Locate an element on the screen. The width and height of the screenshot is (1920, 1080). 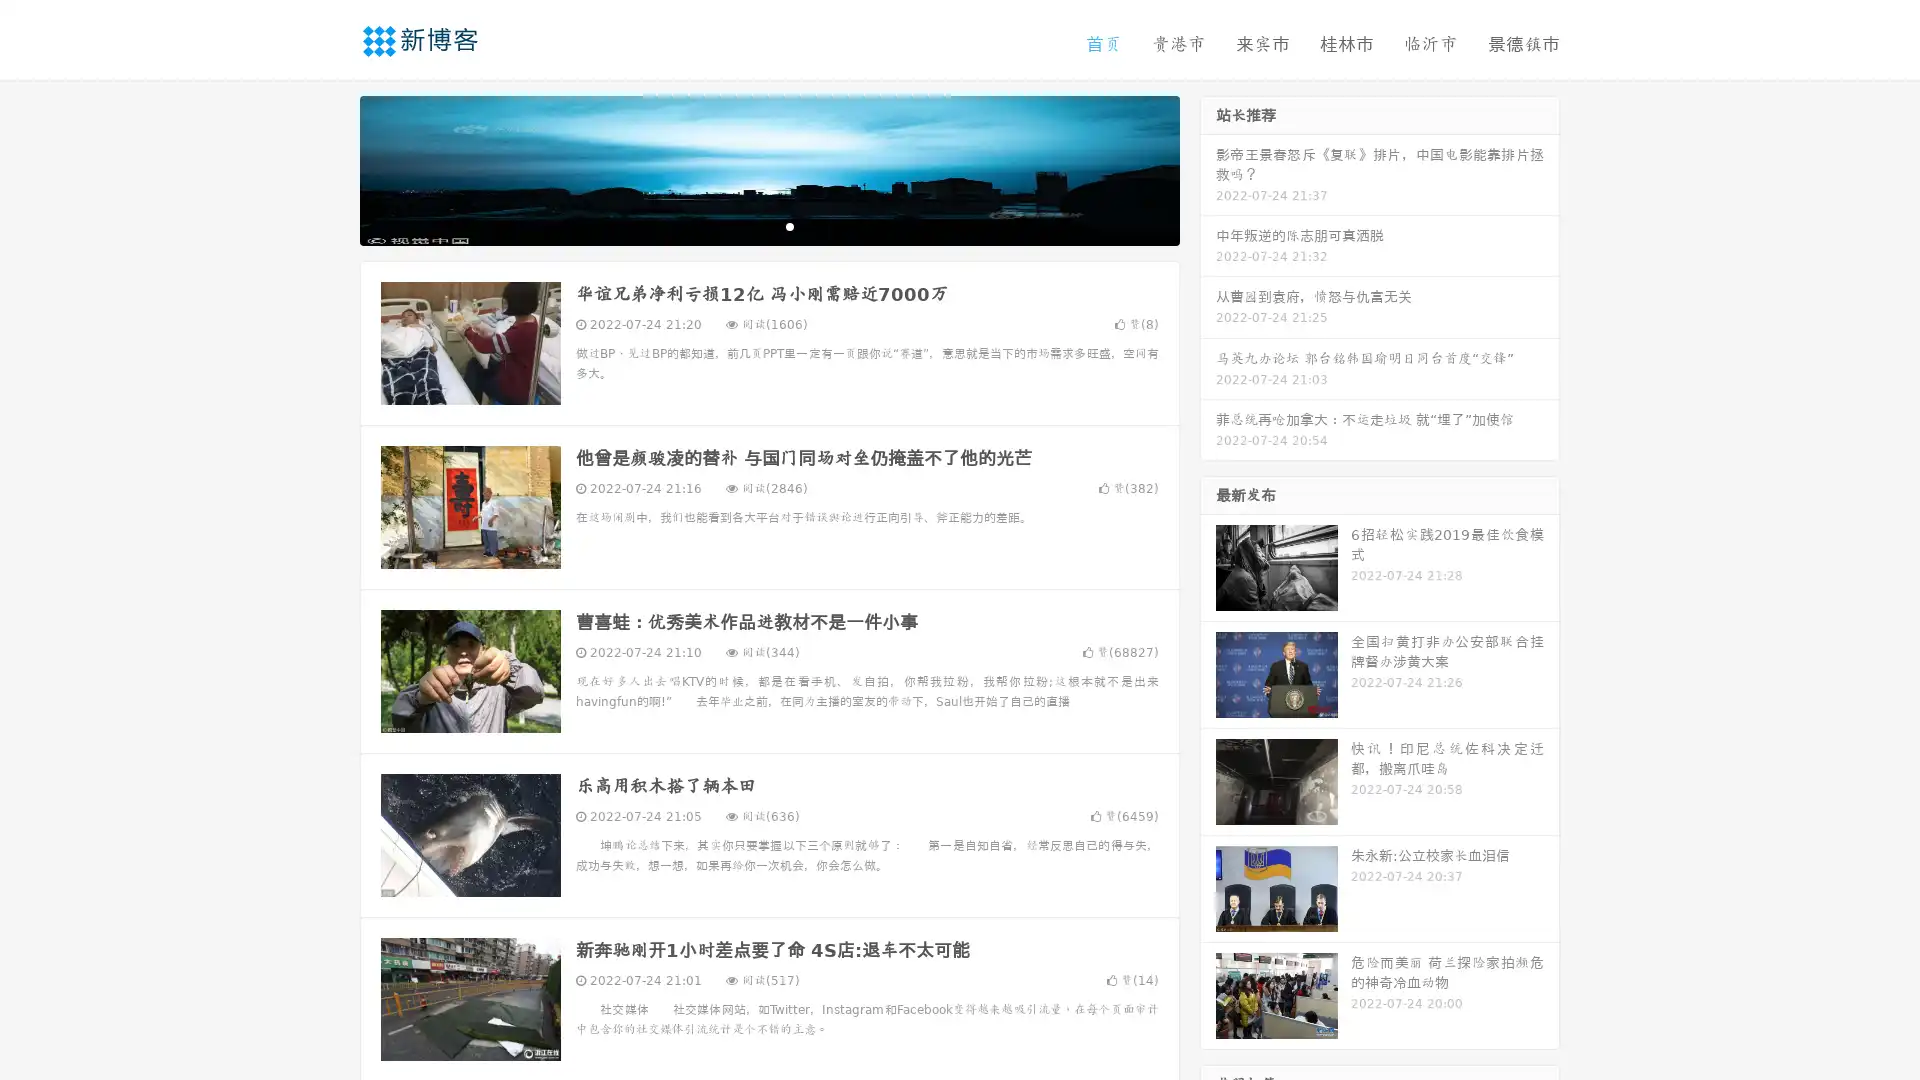
Next slide is located at coordinates (1208, 168).